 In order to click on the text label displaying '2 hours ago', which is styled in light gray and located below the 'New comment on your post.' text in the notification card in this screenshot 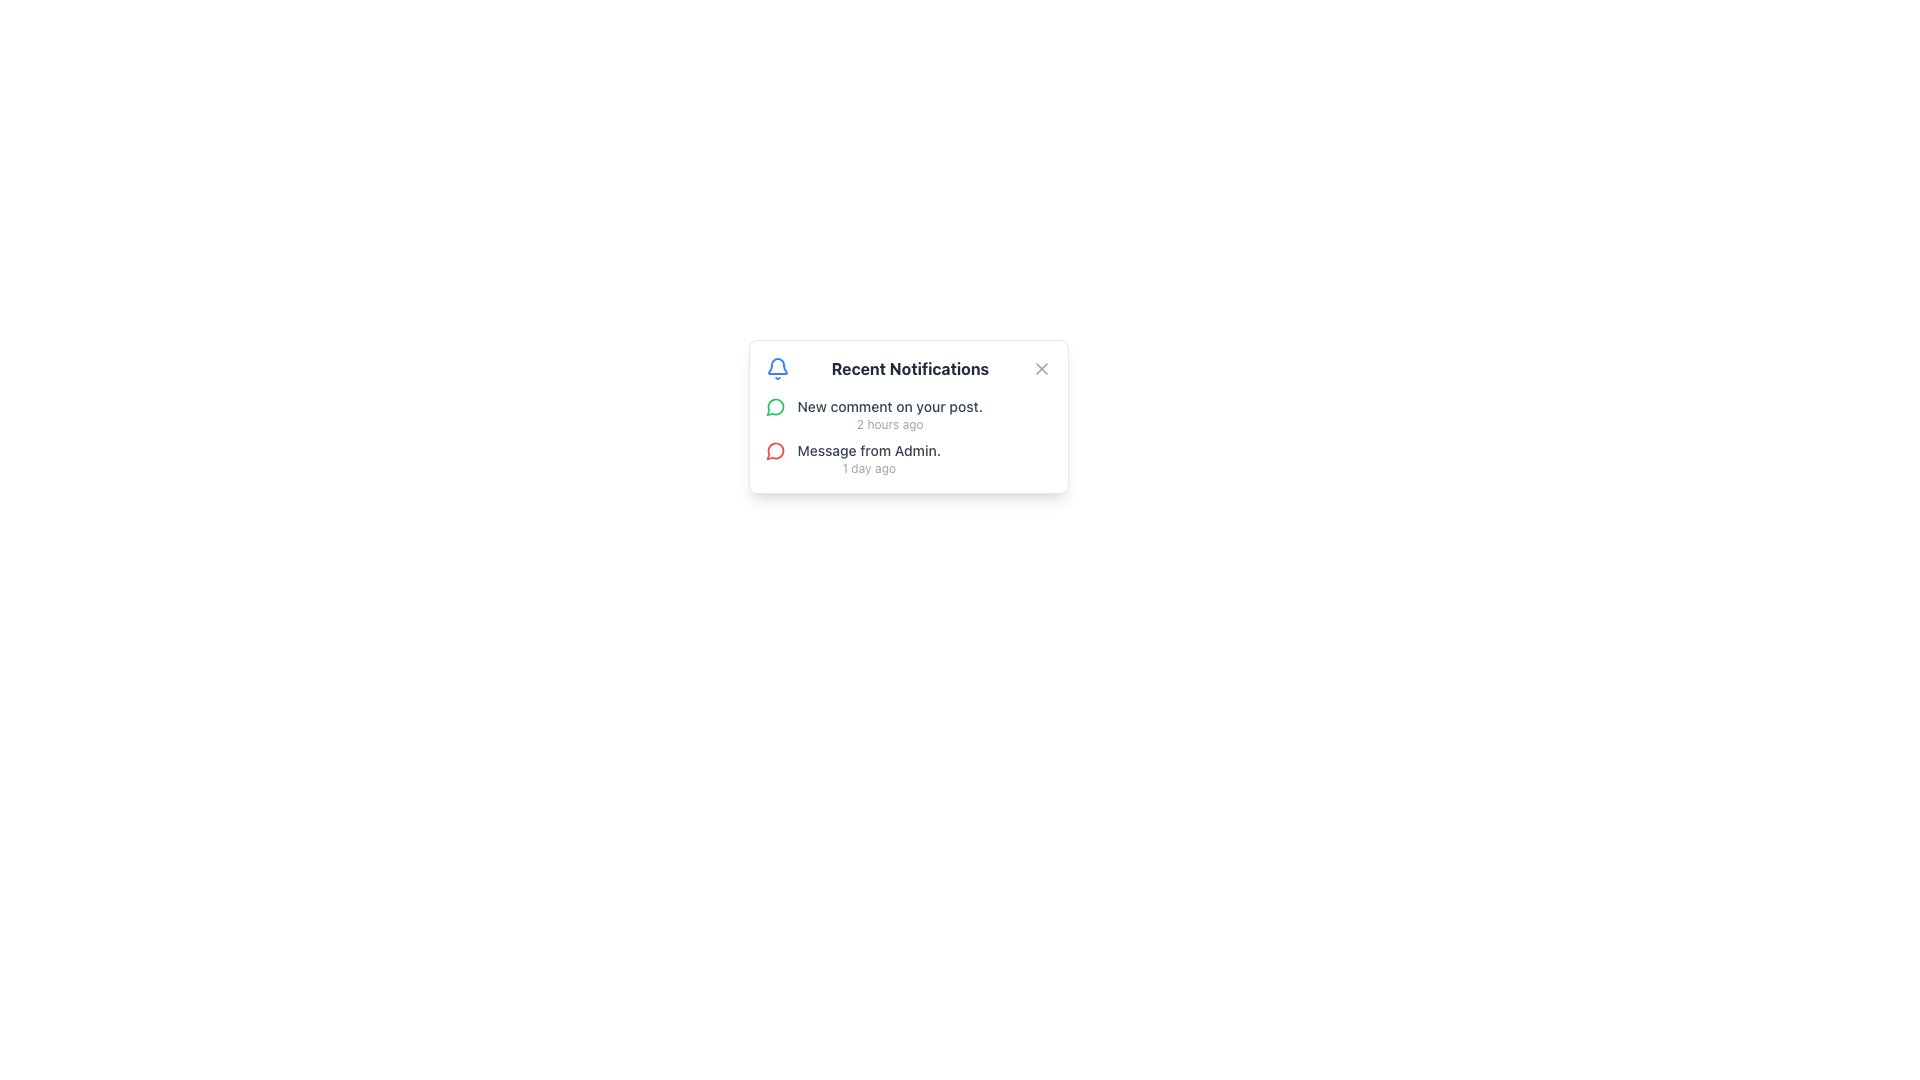, I will do `click(889, 423)`.